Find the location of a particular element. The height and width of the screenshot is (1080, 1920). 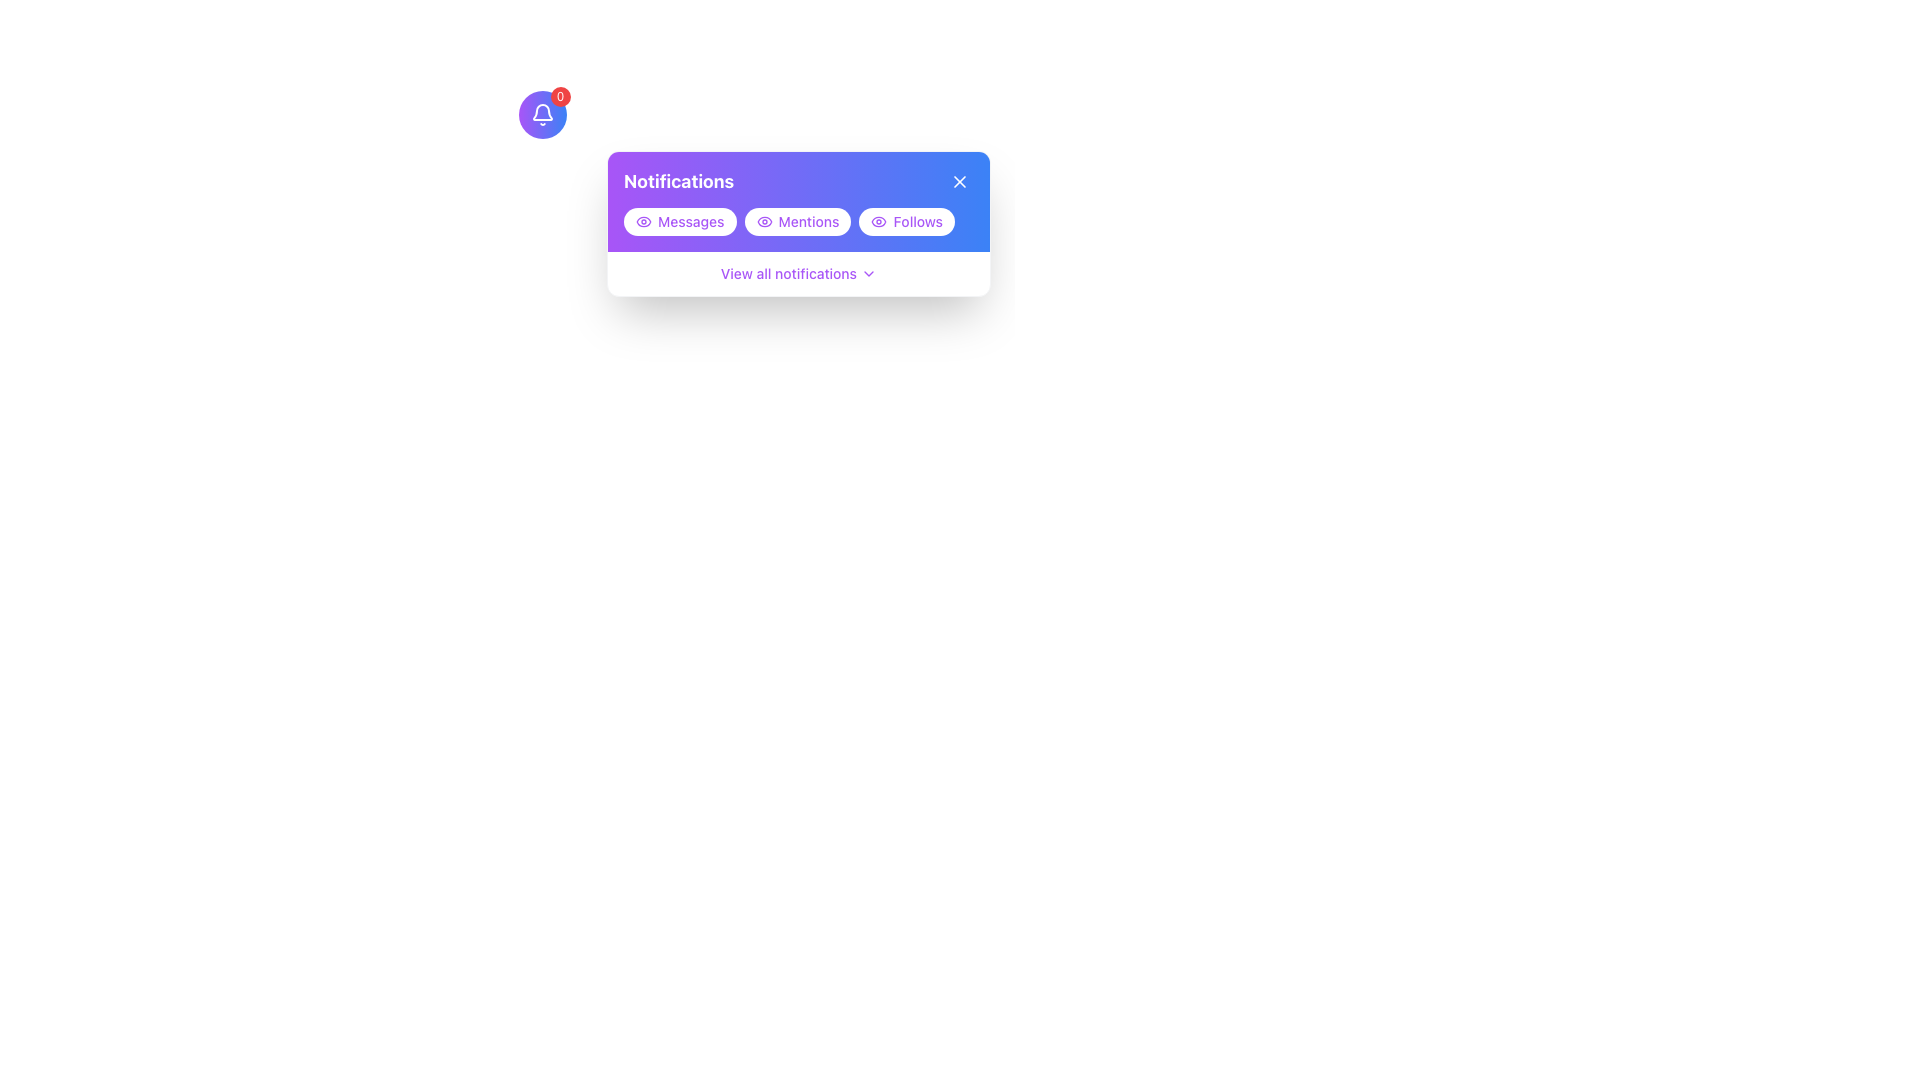

the notification badge located at the top-right corner of the notification bell icon, which is part of a circular button styled with a gradient from purple to blue is located at coordinates (560, 96).